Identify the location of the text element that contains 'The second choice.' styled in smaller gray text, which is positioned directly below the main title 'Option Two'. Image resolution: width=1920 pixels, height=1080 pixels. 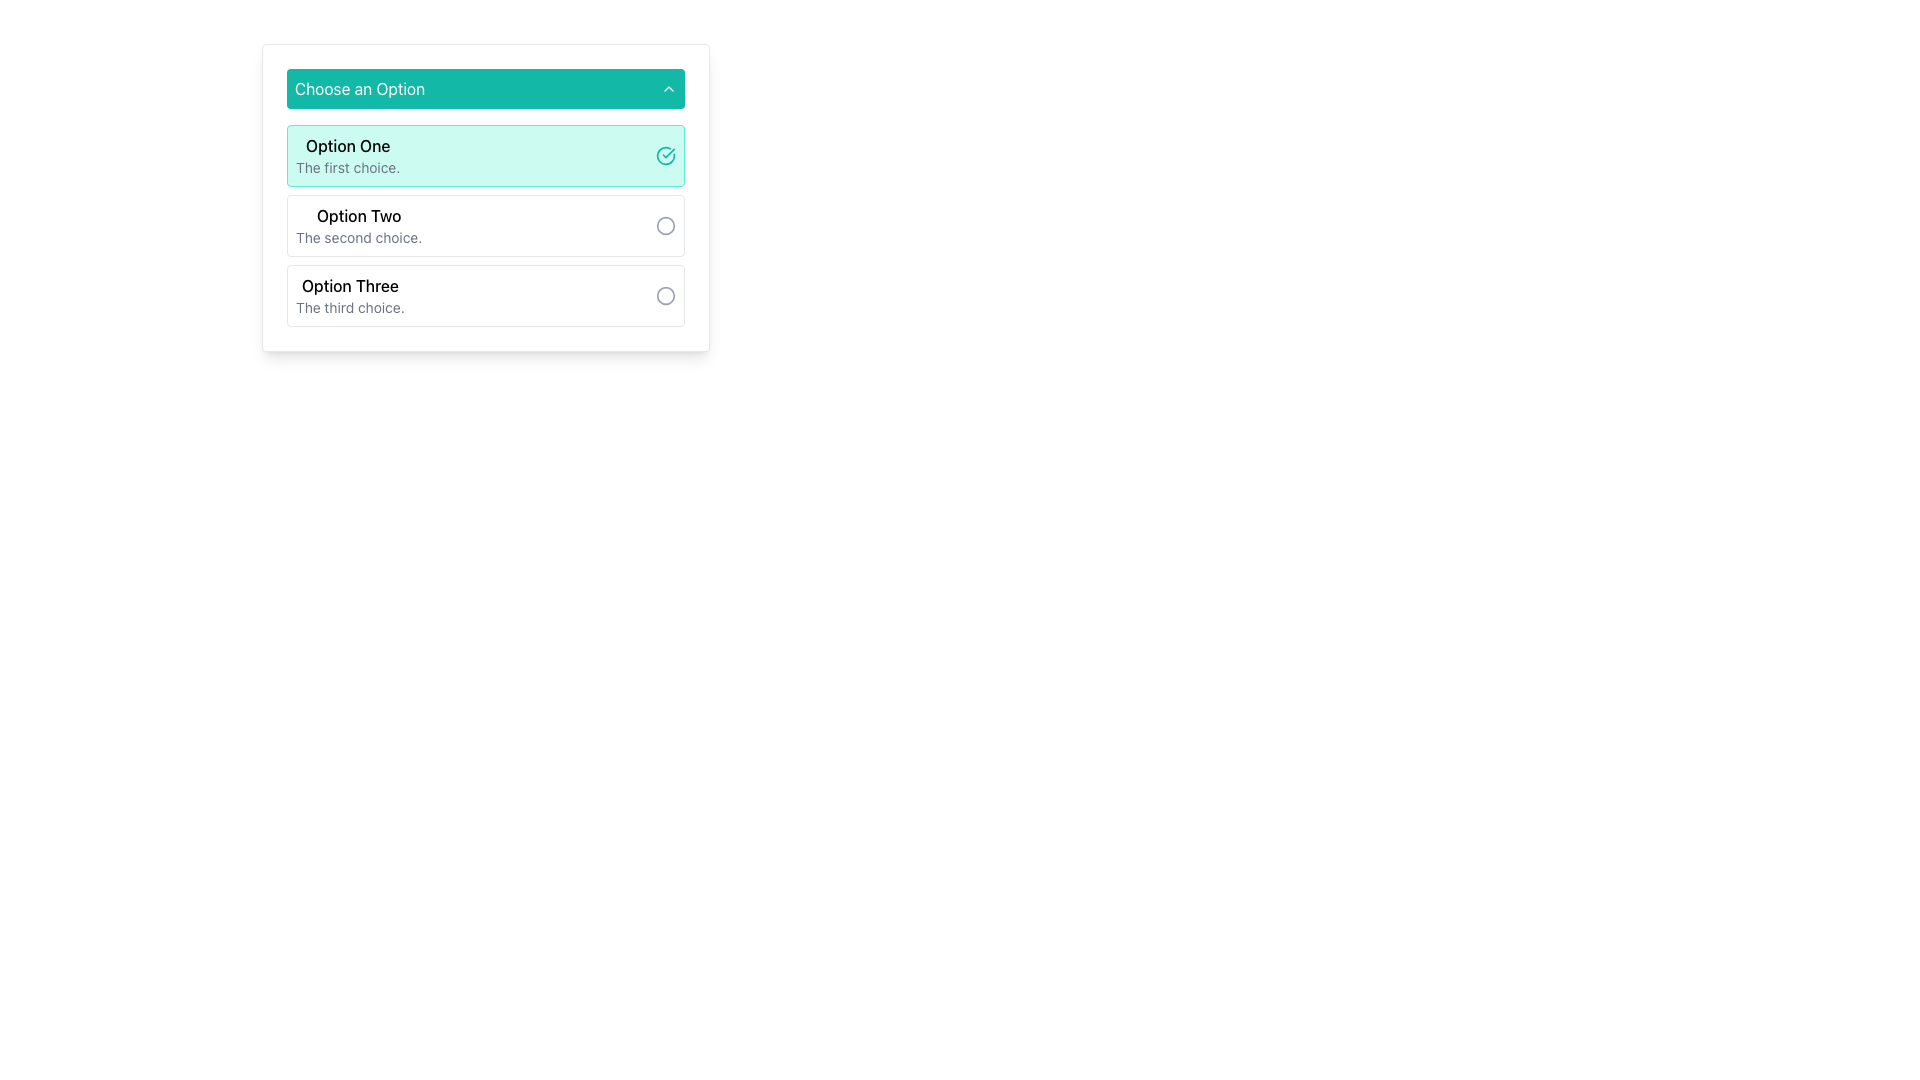
(359, 237).